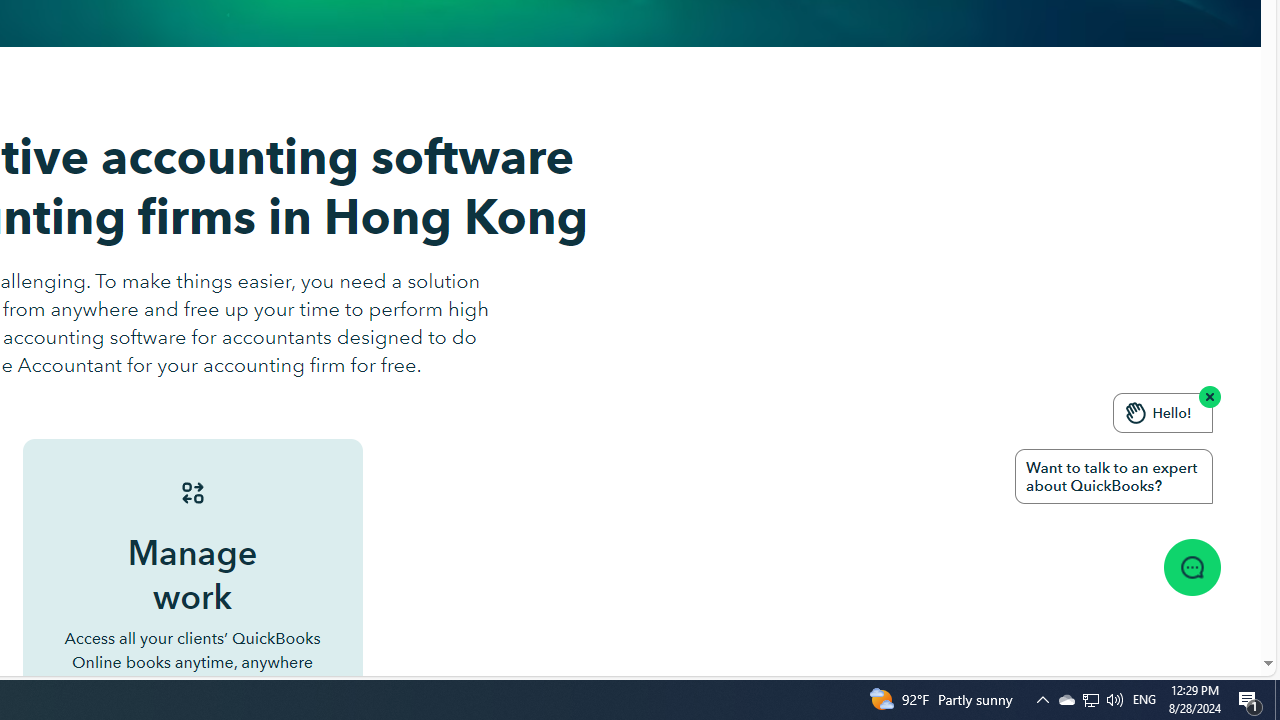 The image size is (1280, 720). What do you see at coordinates (1191, 567) in the screenshot?
I see `'Class: message-icon_img-desktop'` at bounding box center [1191, 567].